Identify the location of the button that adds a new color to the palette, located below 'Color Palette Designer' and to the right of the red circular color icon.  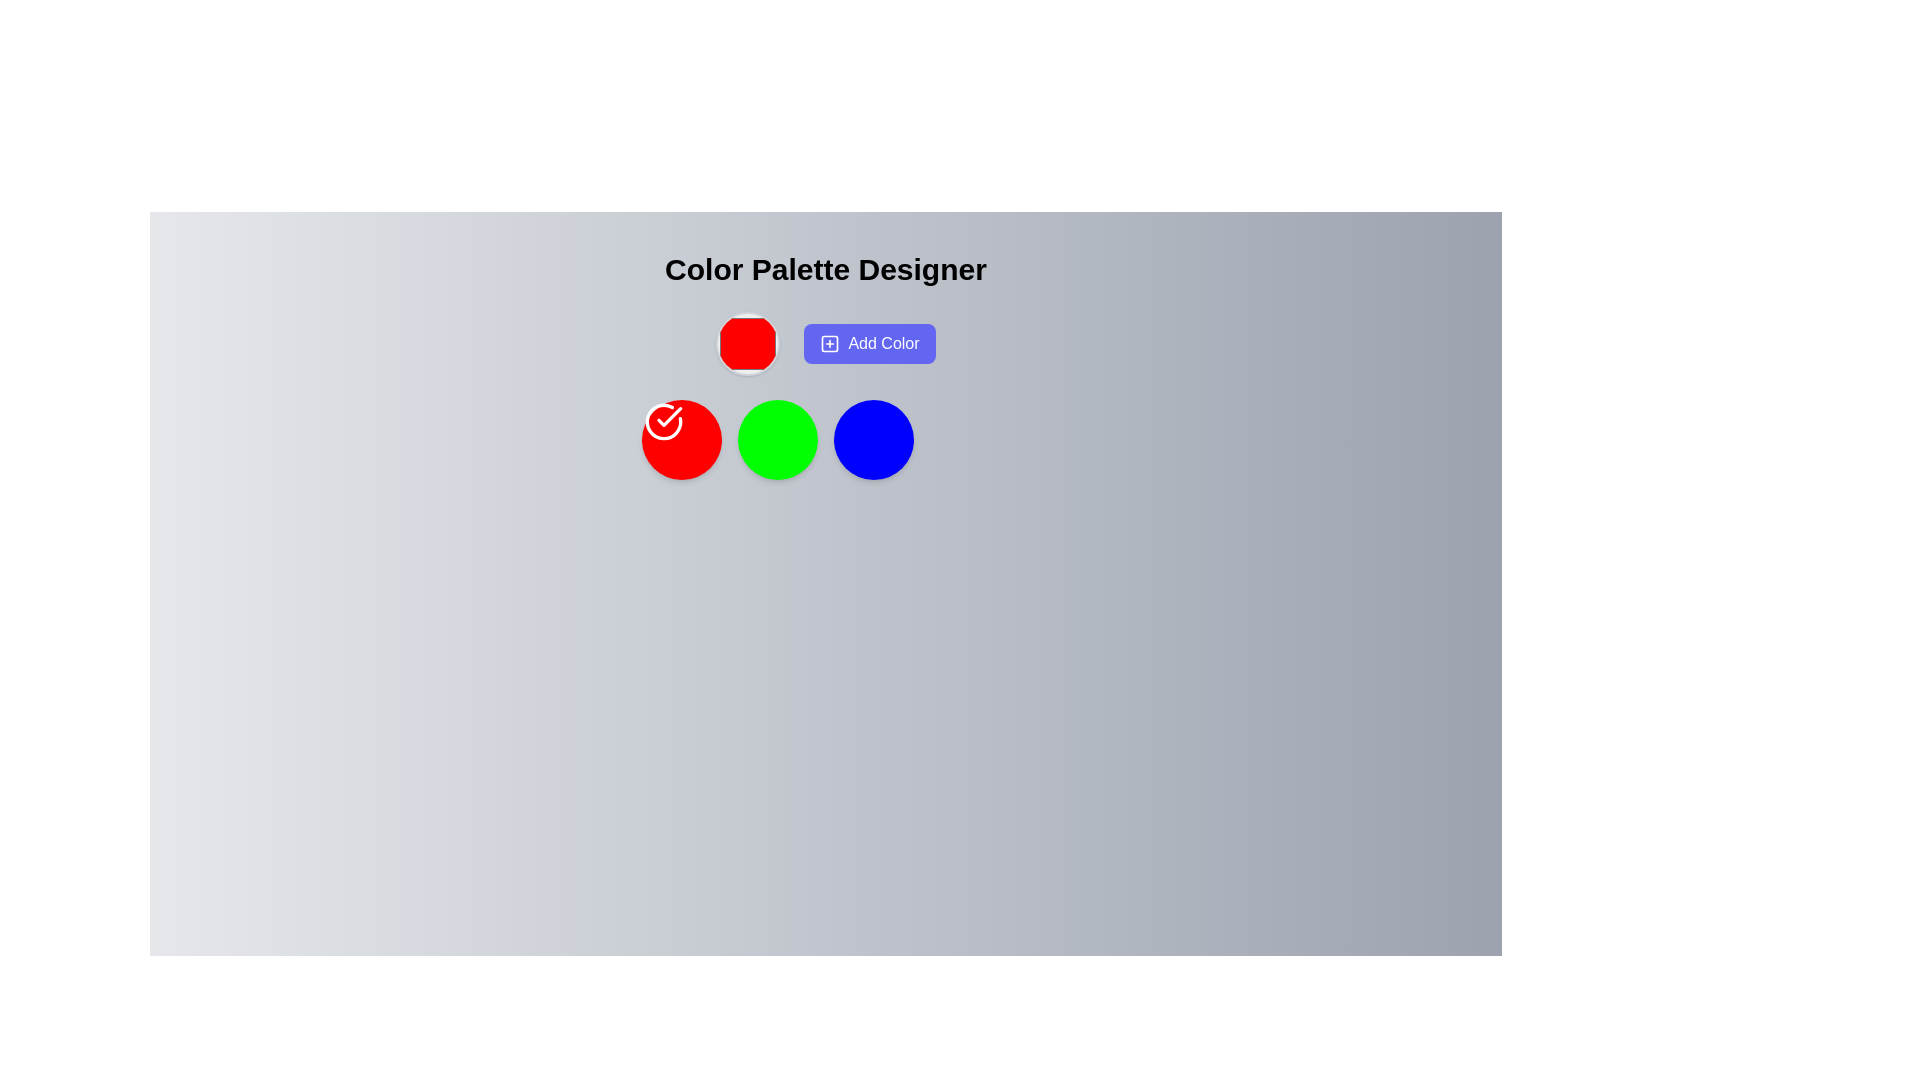
(825, 342).